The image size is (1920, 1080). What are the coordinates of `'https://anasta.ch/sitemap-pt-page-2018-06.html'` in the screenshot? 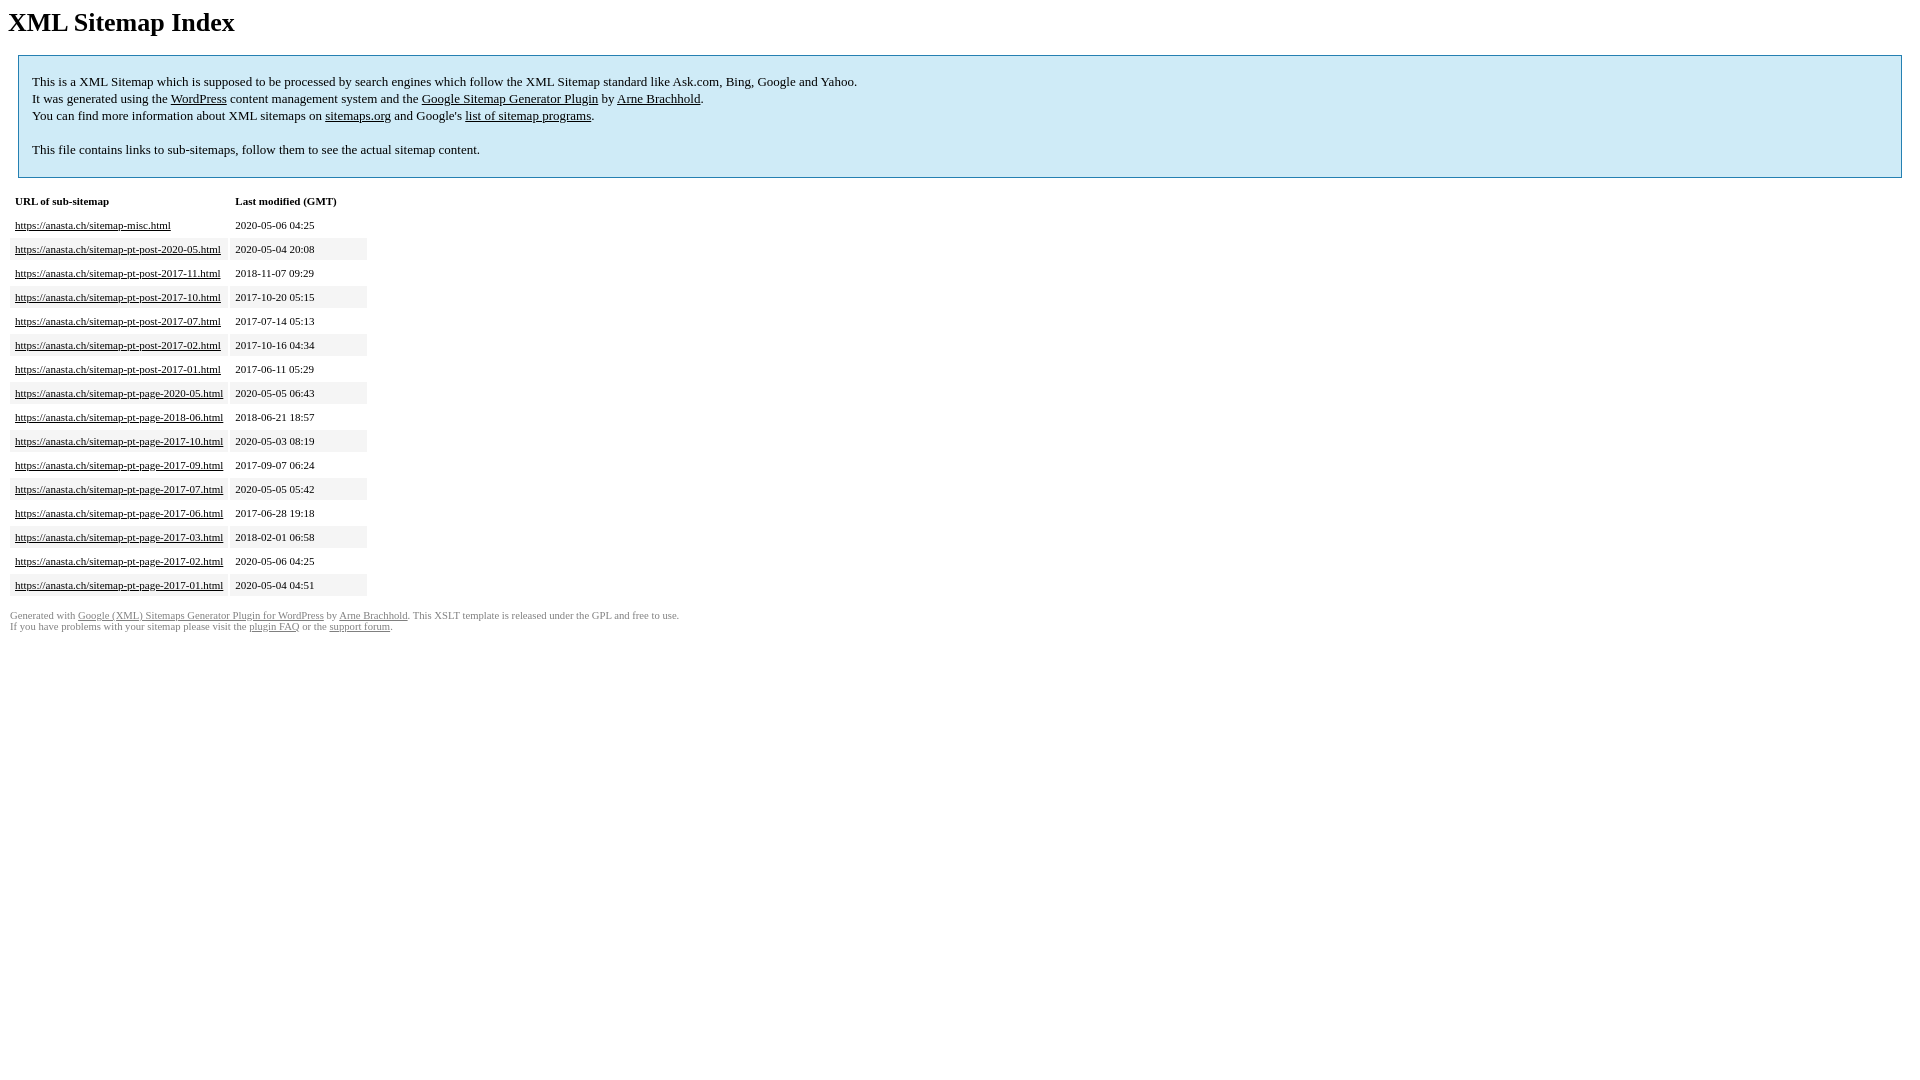 It's located at (14, 415).